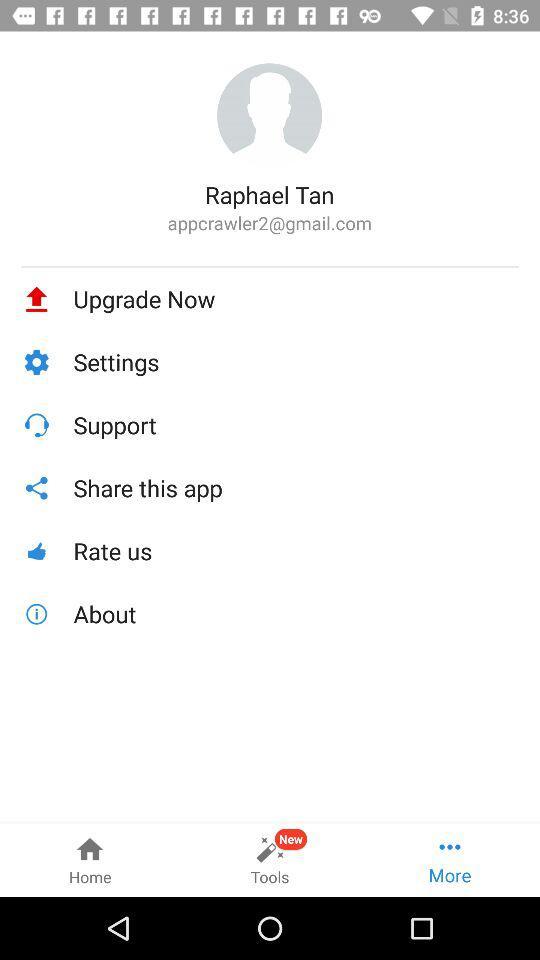 The width and height of the screenshot is (540, 960). What do you see at coordinates (295, 487) in the screenshot?
I see `the share this app` at bounding box center [295, 487].